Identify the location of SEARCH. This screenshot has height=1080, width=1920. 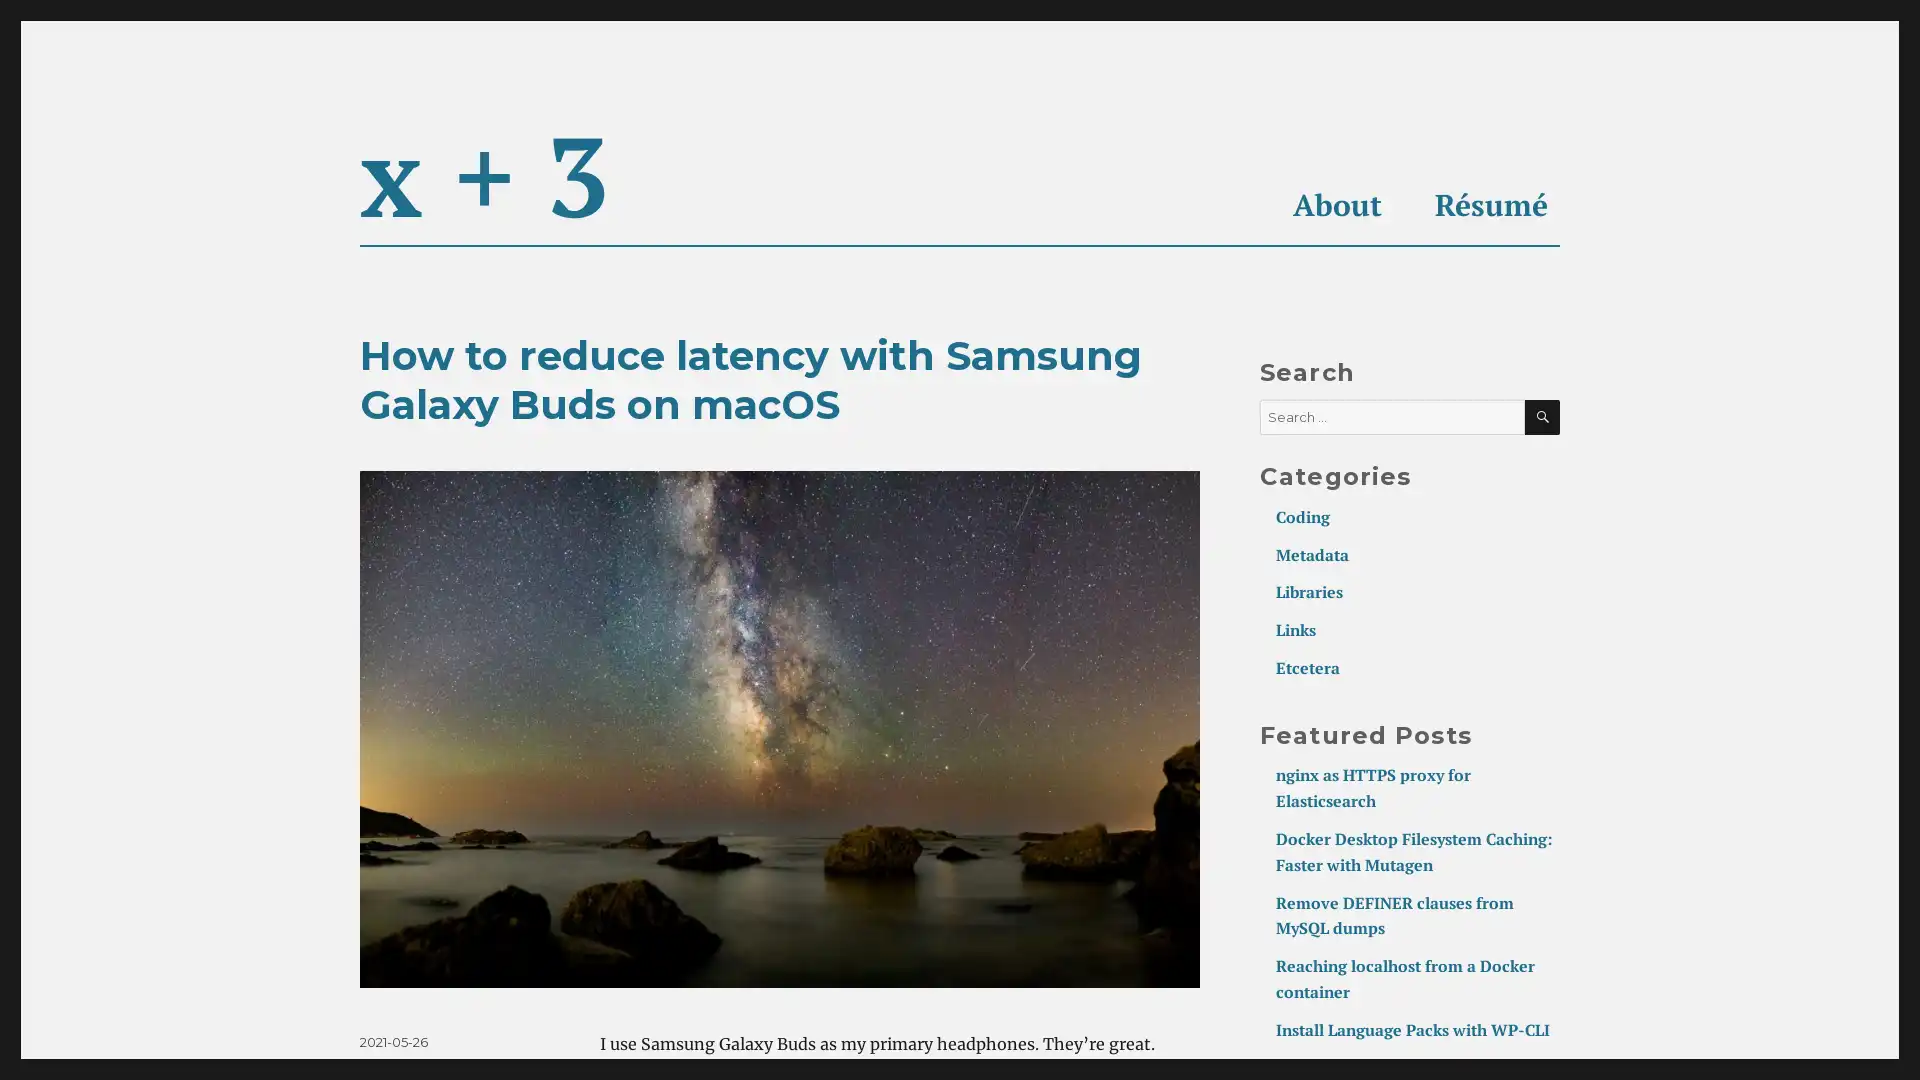
(1541, 416).